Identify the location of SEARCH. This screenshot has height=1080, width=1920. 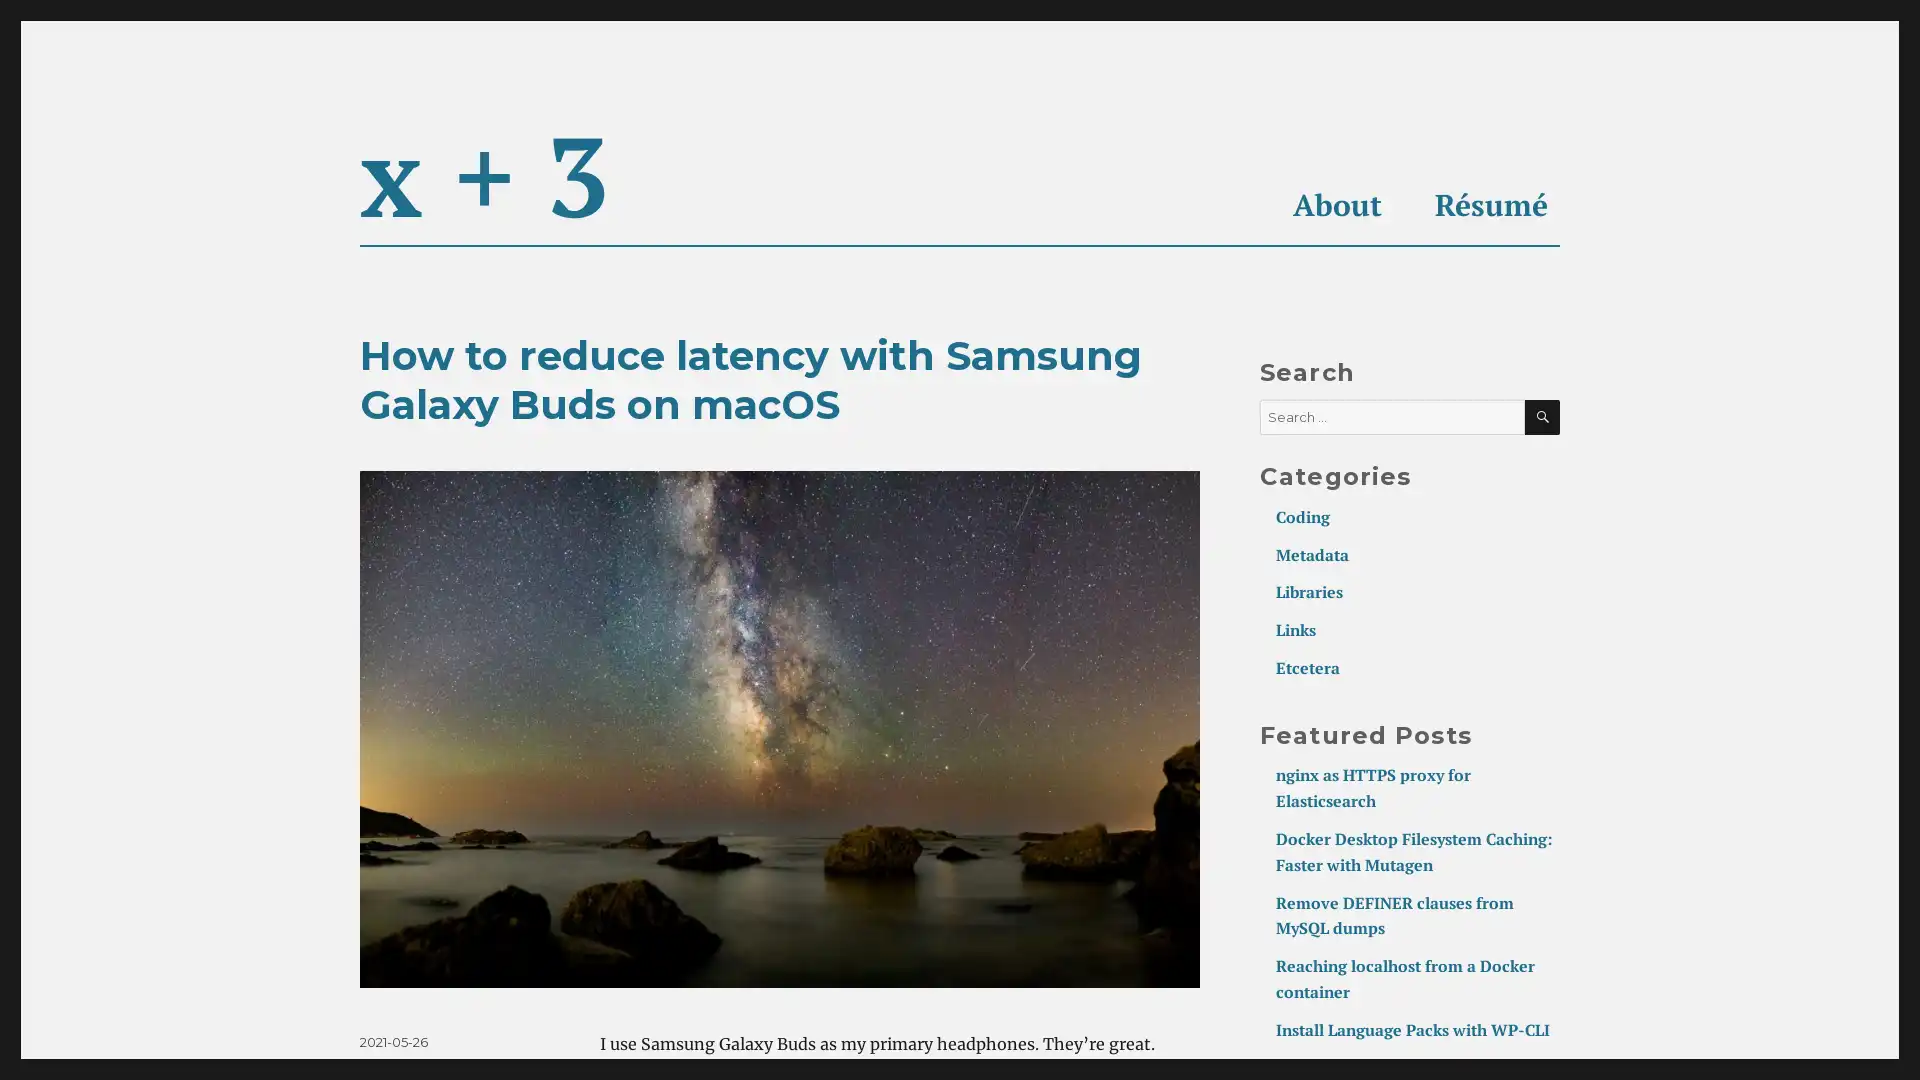
(1541, 416).